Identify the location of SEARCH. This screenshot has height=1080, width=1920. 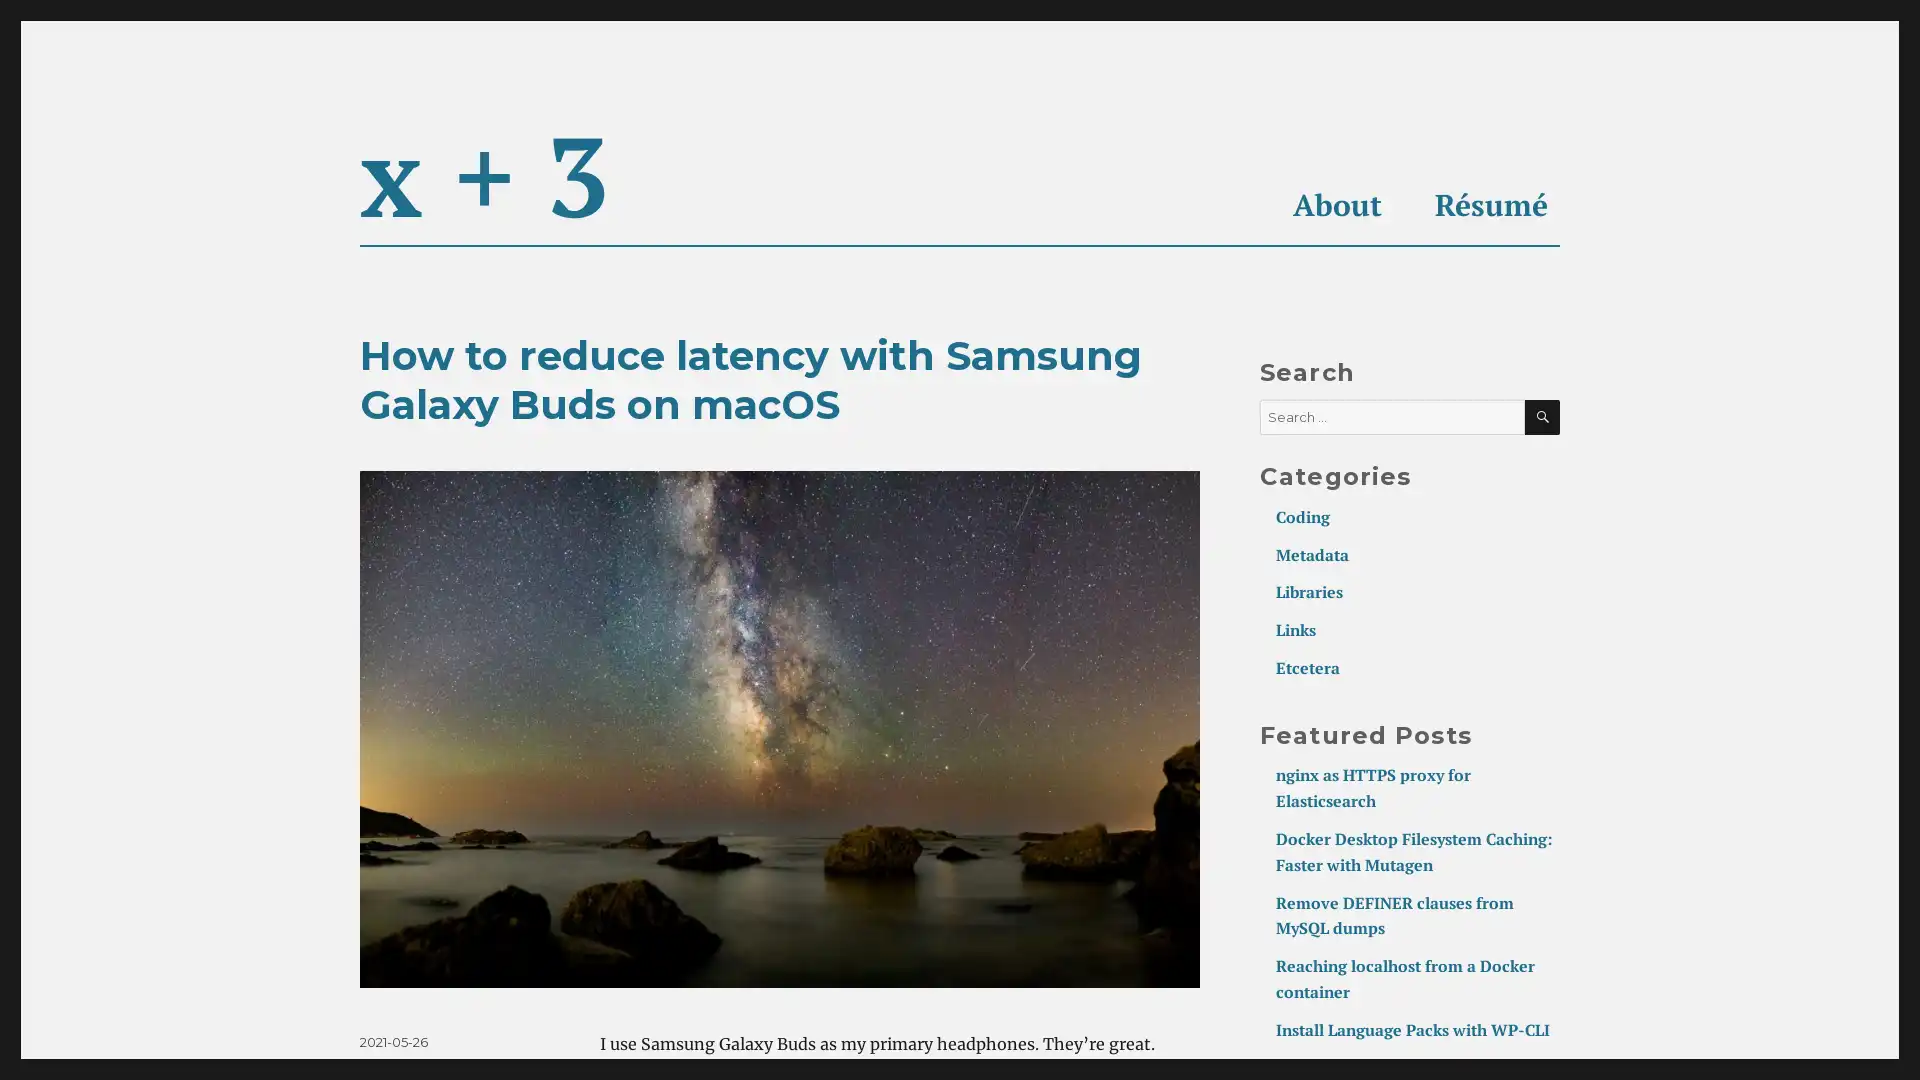
(1541, 416).